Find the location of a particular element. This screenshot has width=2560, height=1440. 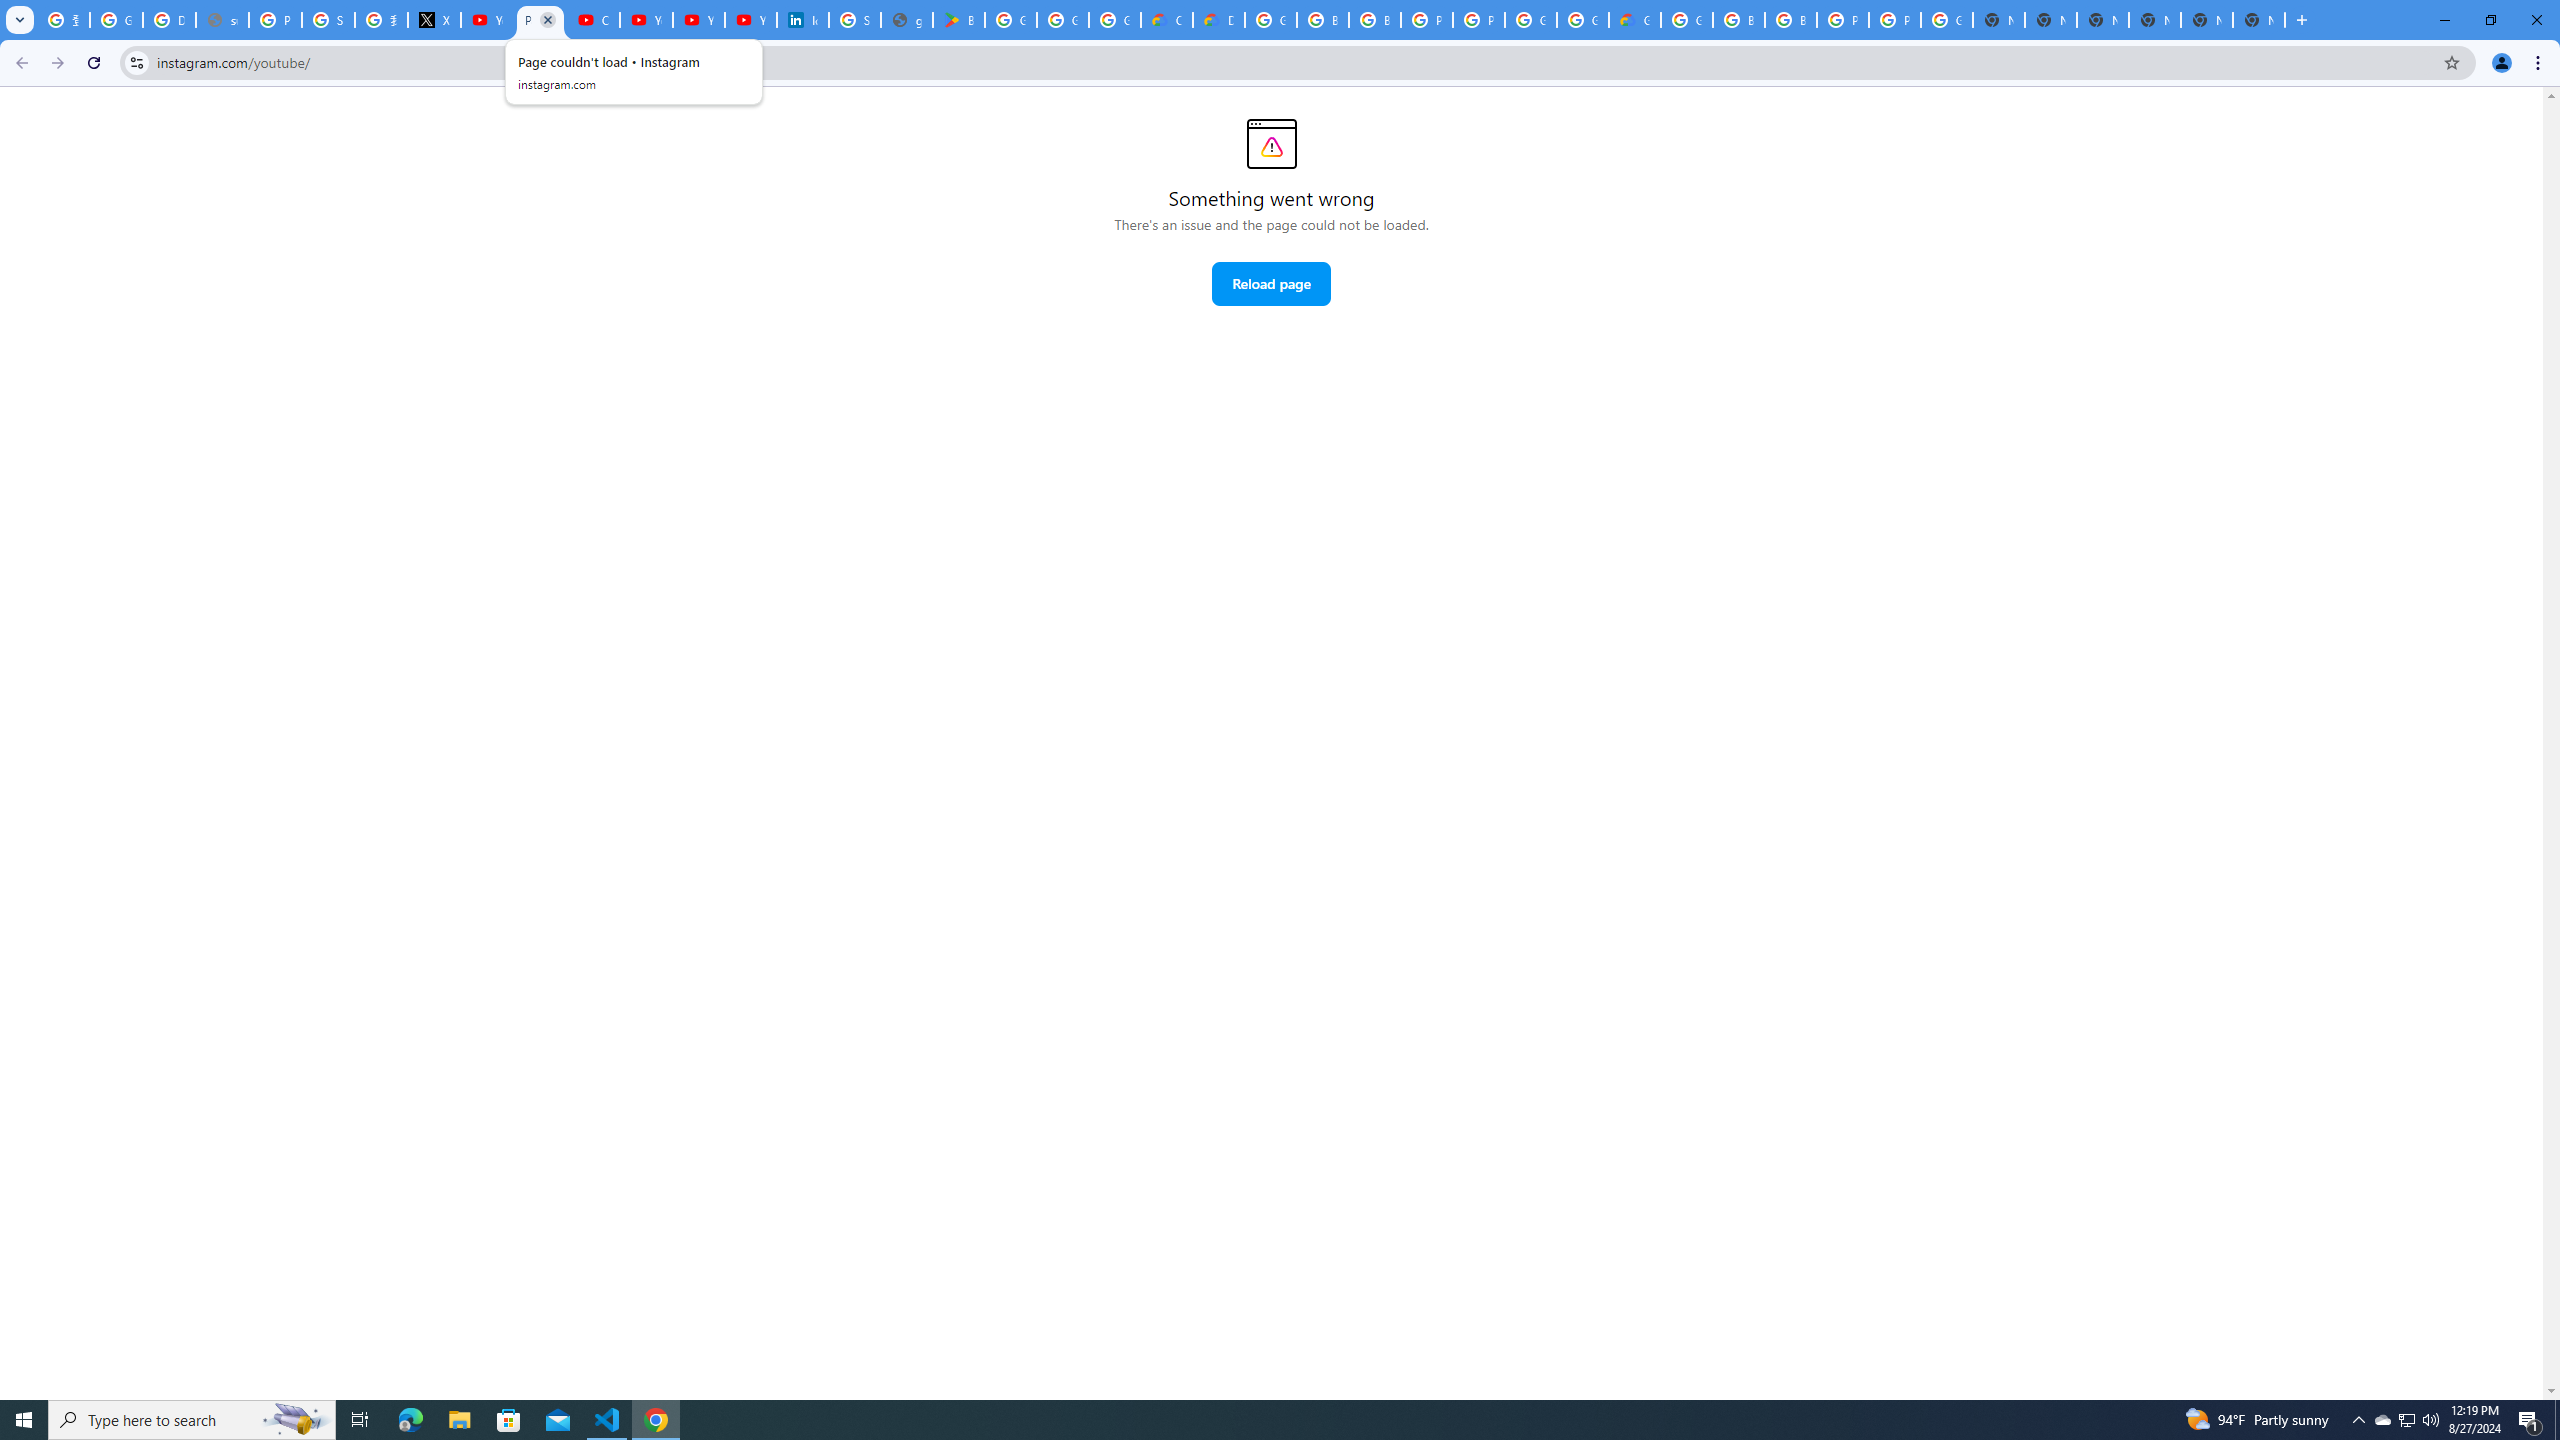

'X' is located at coordinates (435, 19).